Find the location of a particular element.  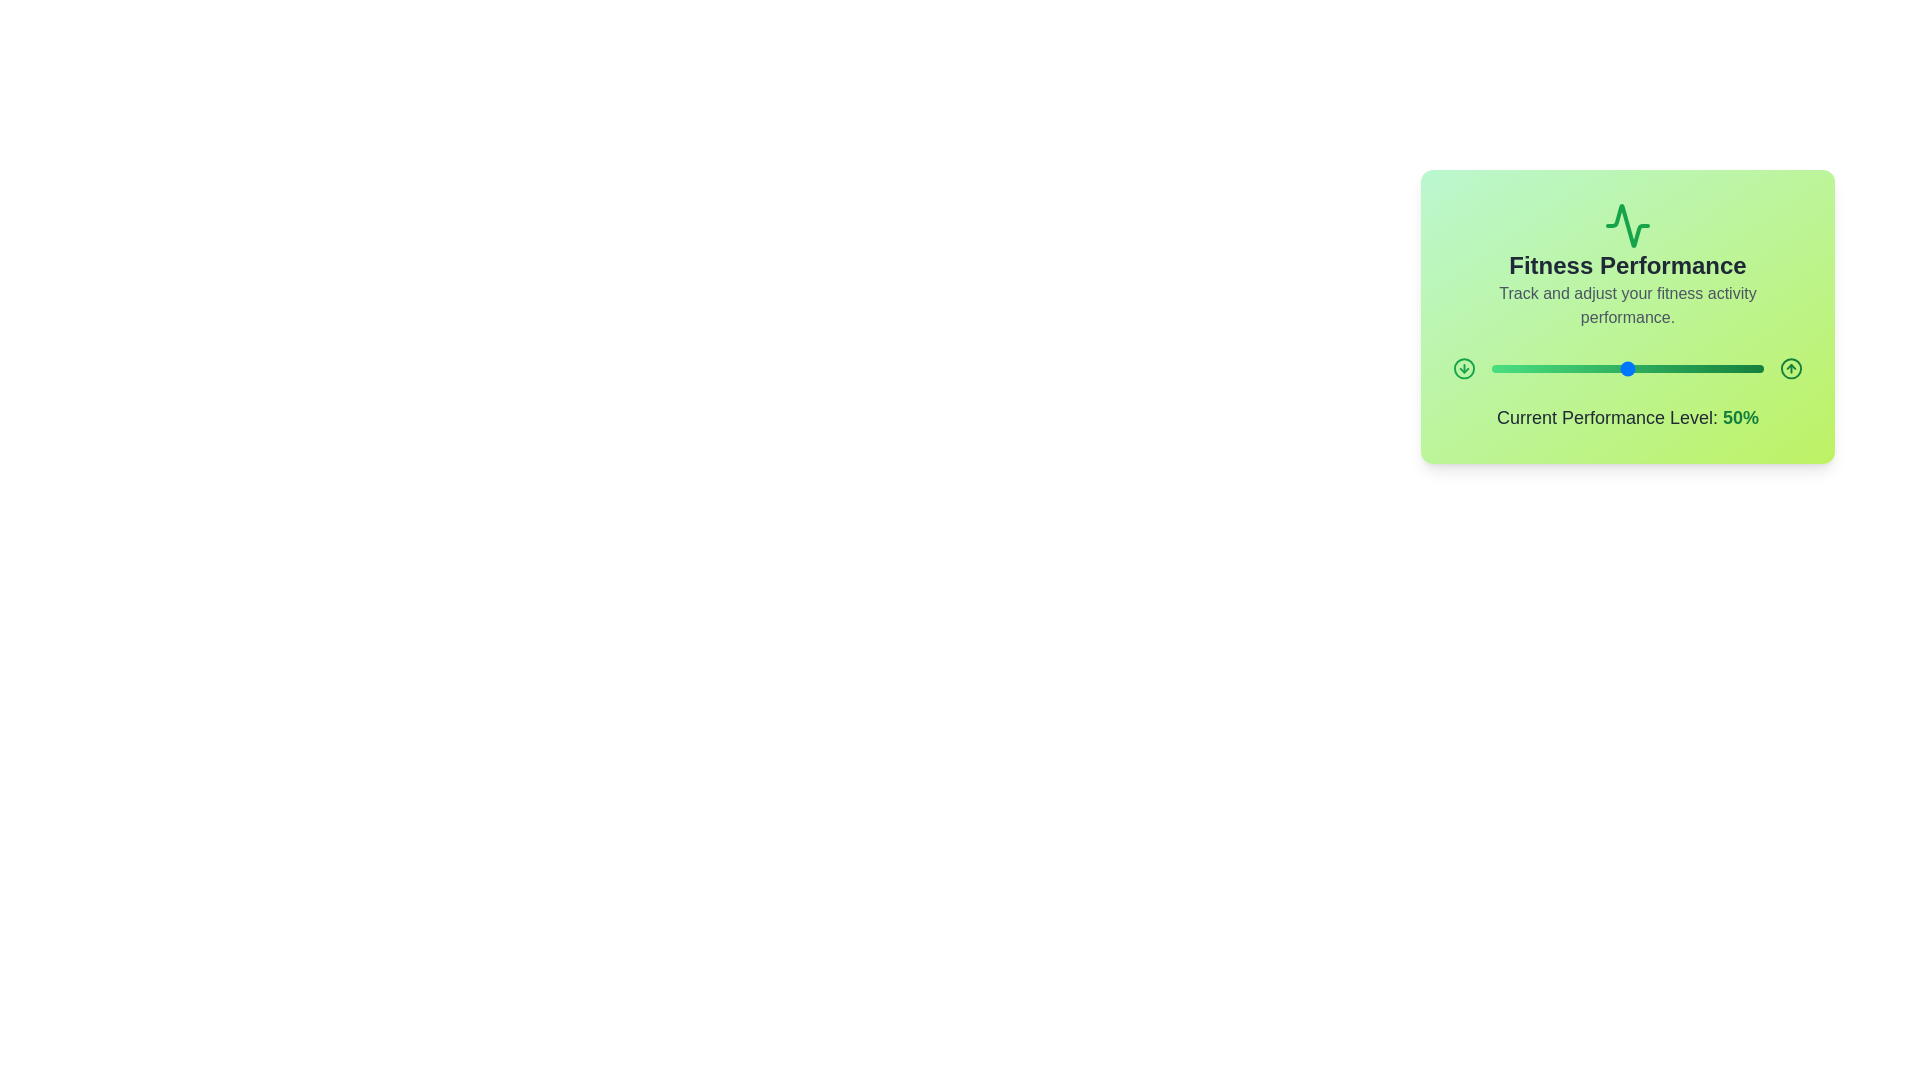

the slider to set the performance level to 97% is located at coordinates (1754, 369).